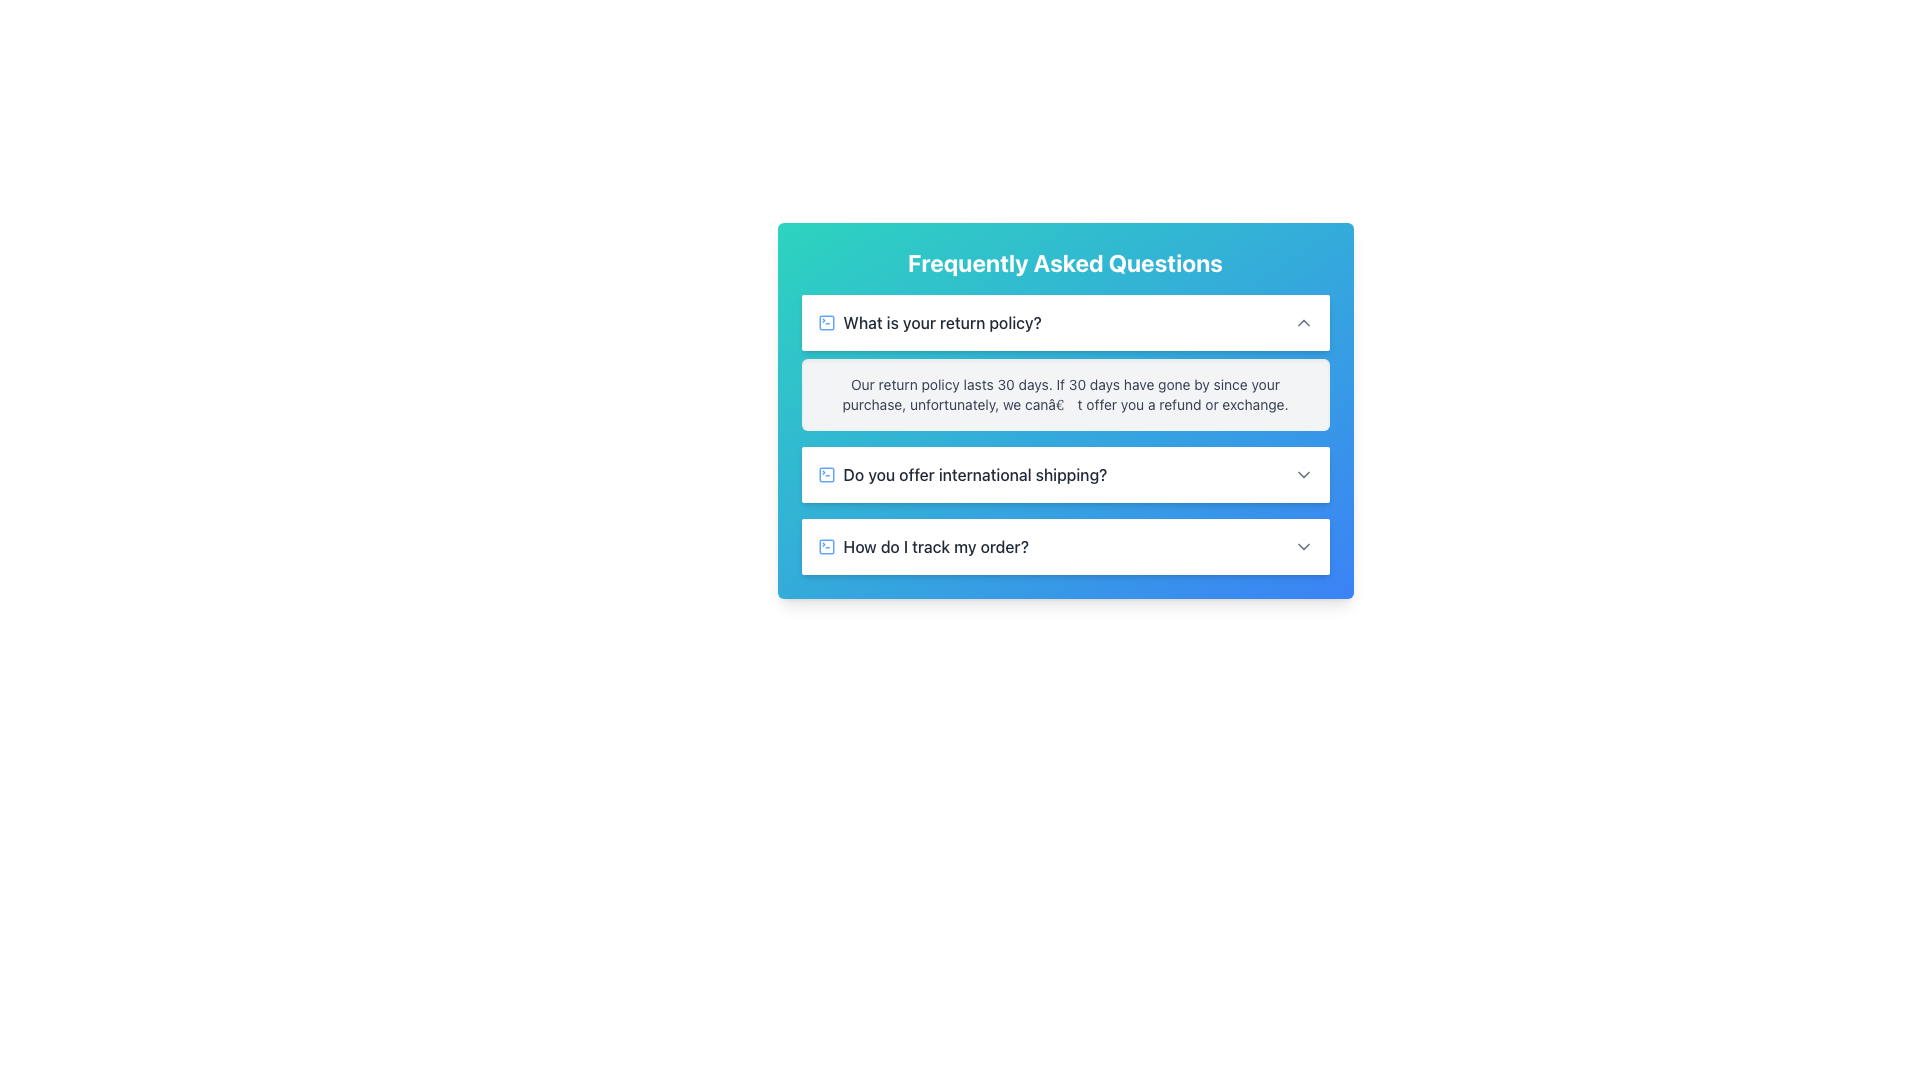 The image size is (1920, 1080). What do you see at coordinates (921, 547) in the screenshot?
I see `the 'How do I track my order?' button, which features a blue terminal icon on the left and is part of the Frequently Asked Questions section` at bounding box center [921, 547].